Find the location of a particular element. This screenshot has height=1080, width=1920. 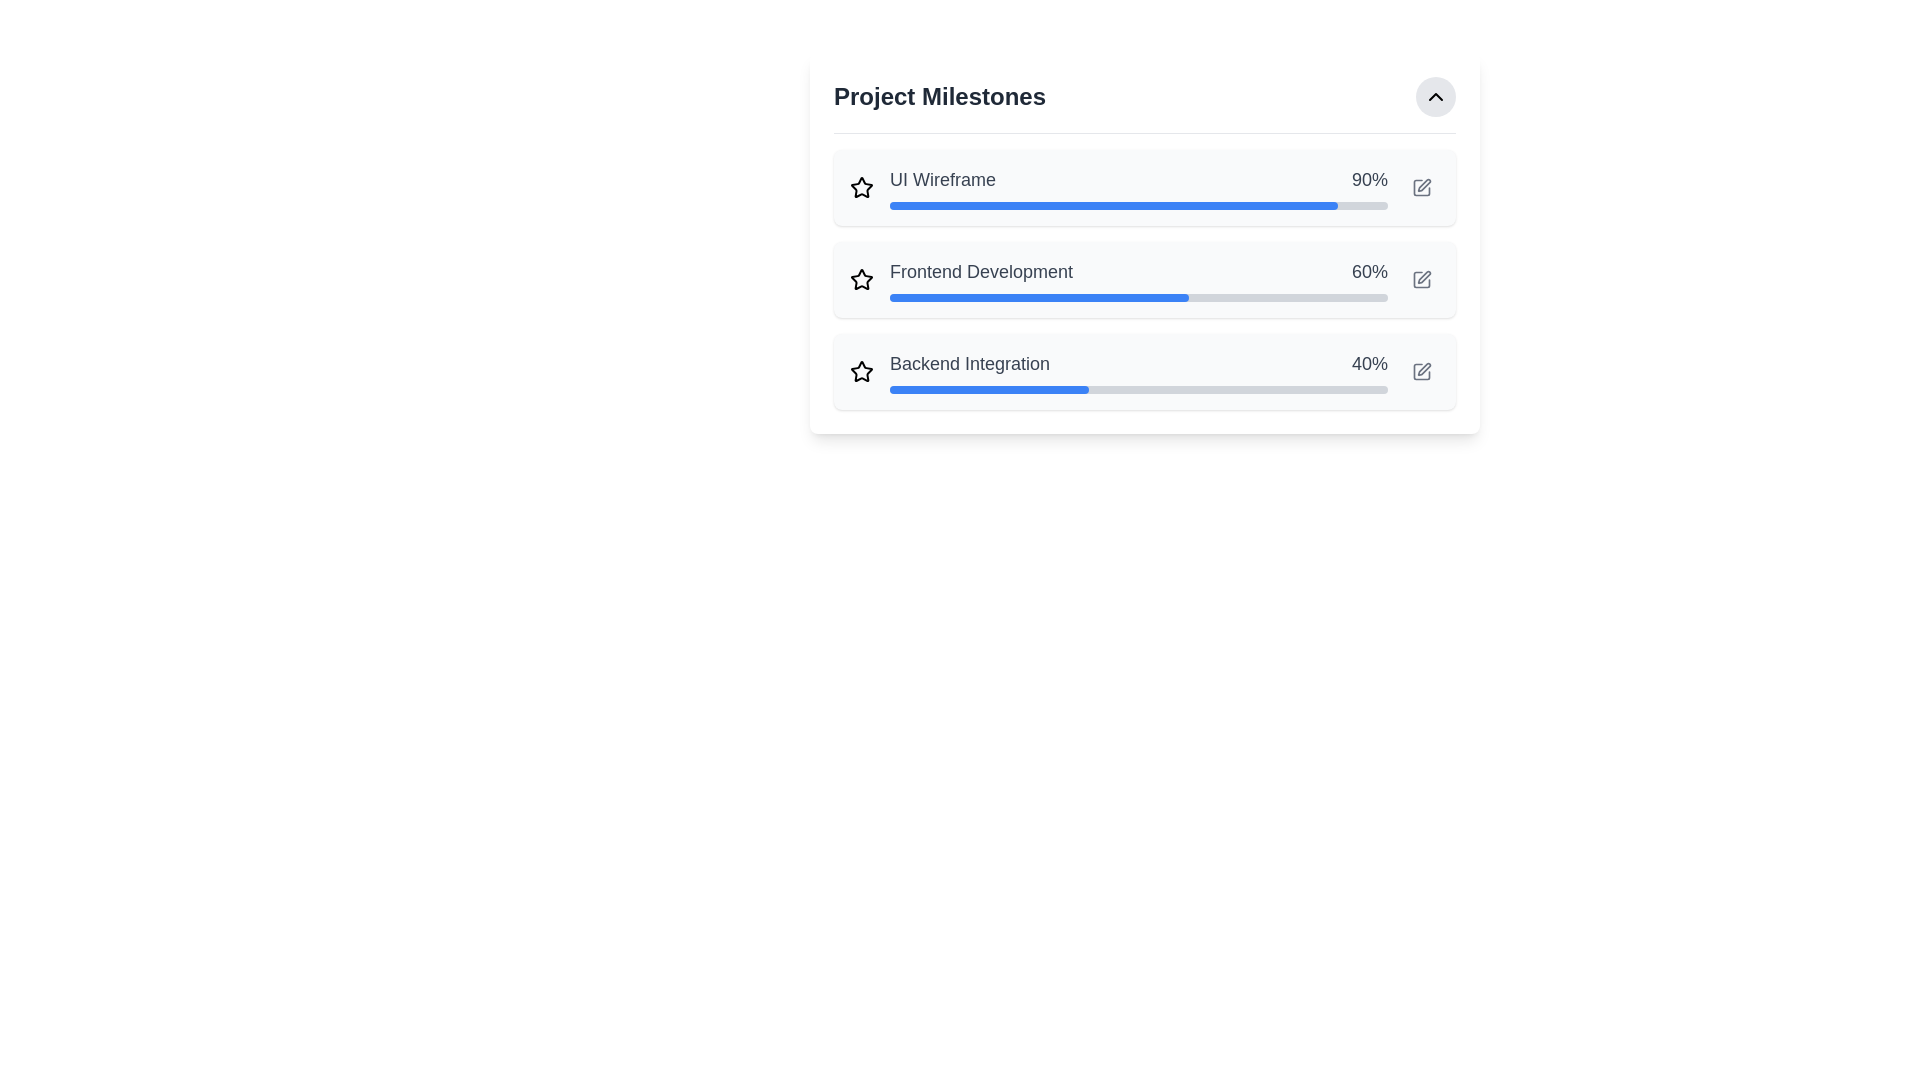

the edit icon for the 'UI Wireframe' milestone is located at coordinates (1423, 185).